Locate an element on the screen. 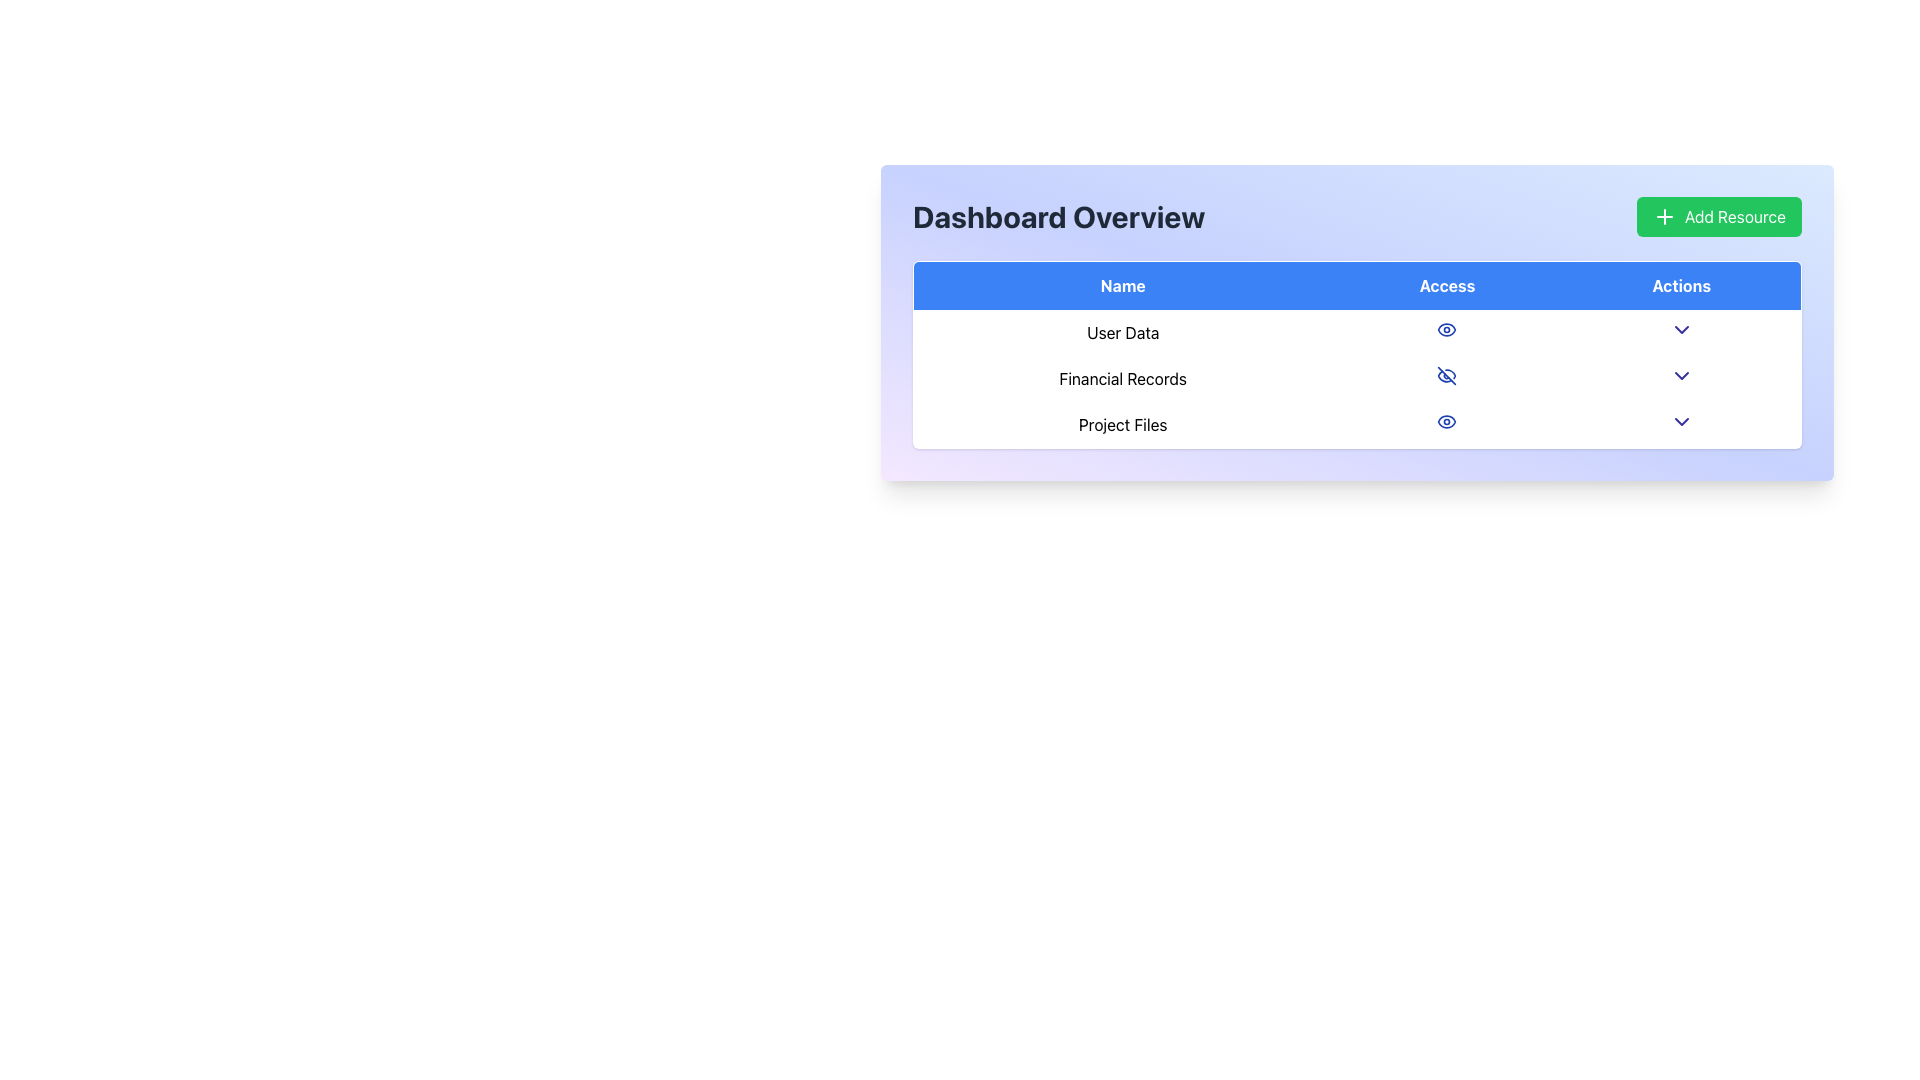 Image resolution: width=1920 pixels, height=1080 pixels. the dropdown trigger button in the 'Actions' column for the 'User Data' entry is located at coordinates (1680, 331).